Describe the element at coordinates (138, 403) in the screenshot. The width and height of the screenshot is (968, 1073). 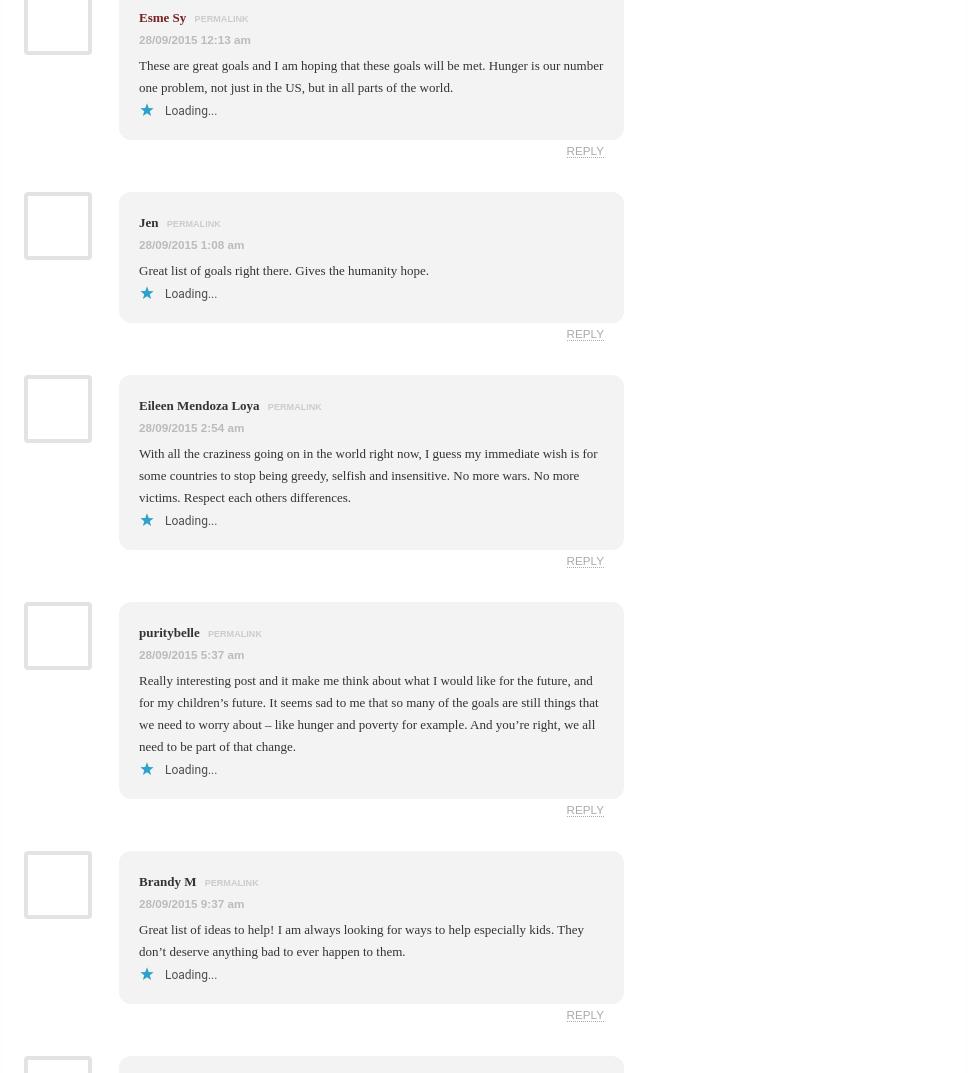
I see `'Eileen Mendoza Loya'` at that location.